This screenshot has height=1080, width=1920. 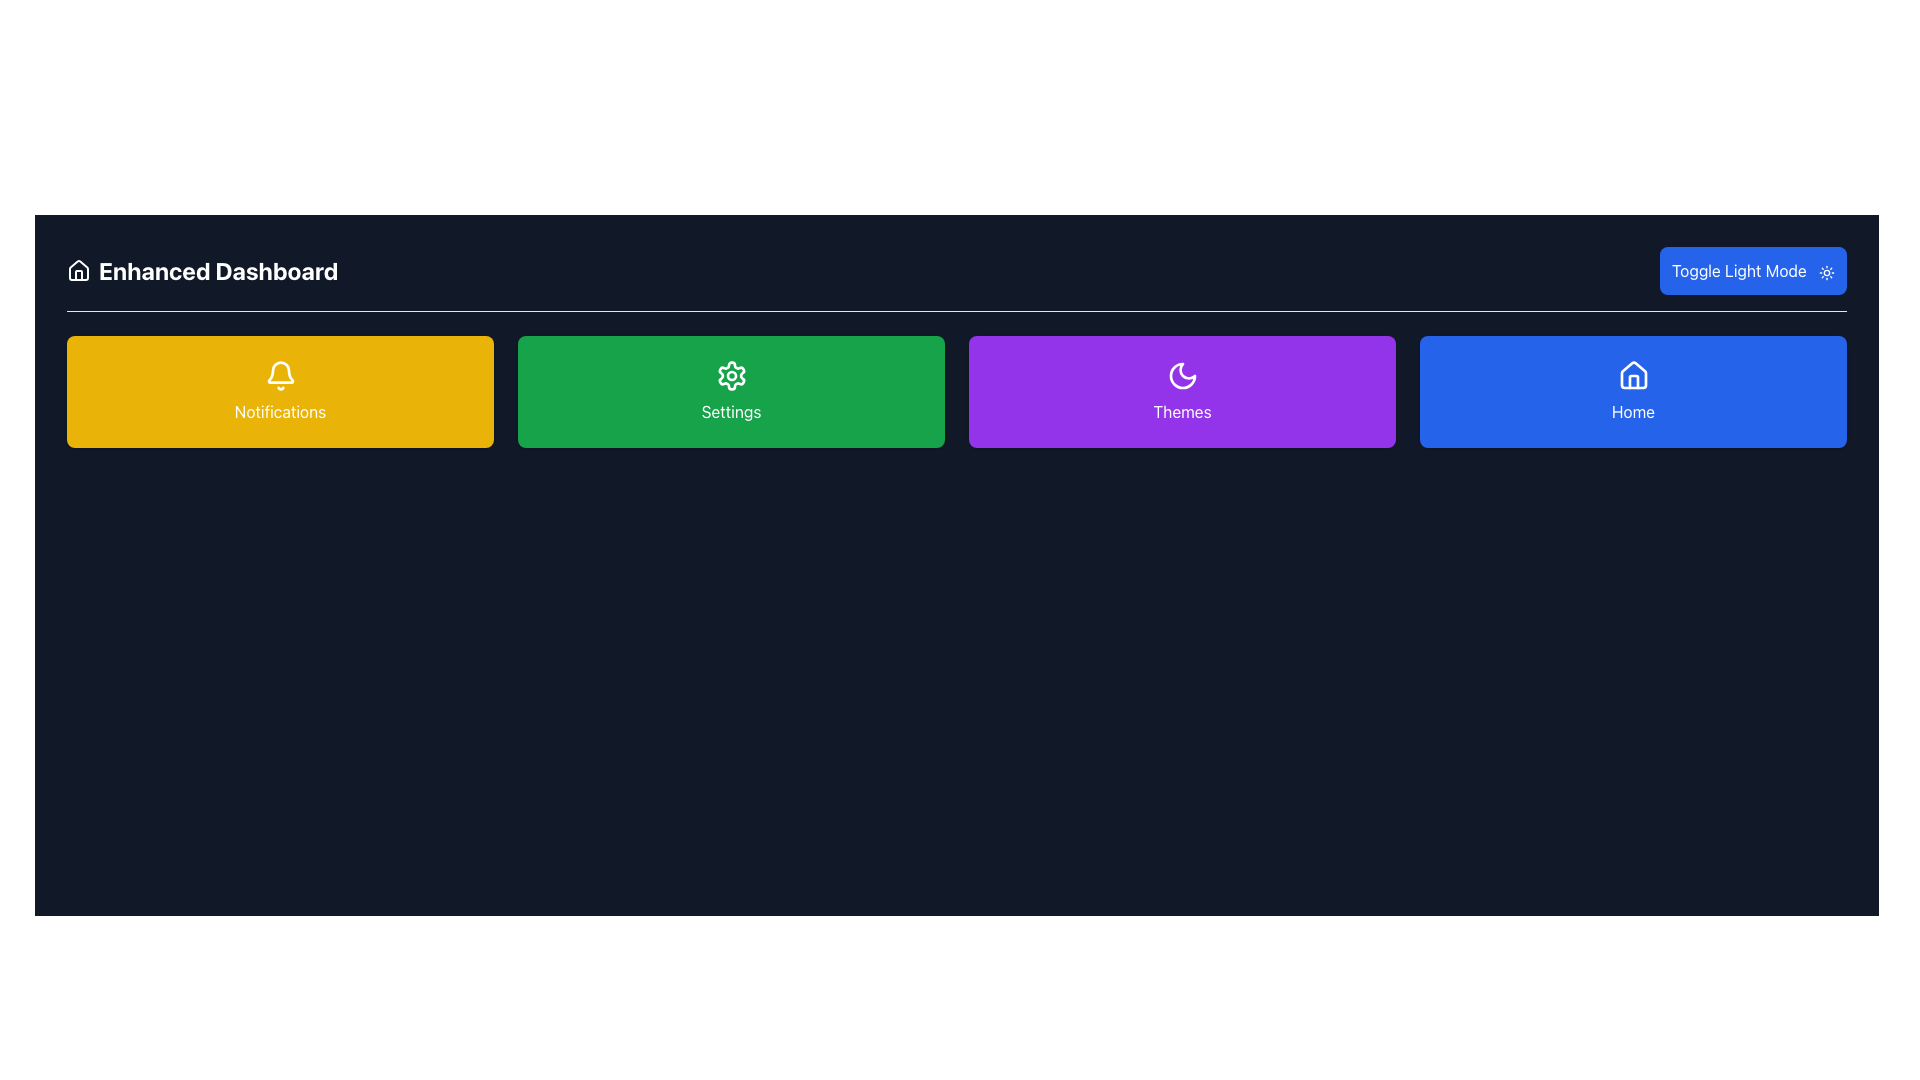 I want to click on the 'Home' button, which is the fourth card in a grid layout, so click(x=1633, y=392).